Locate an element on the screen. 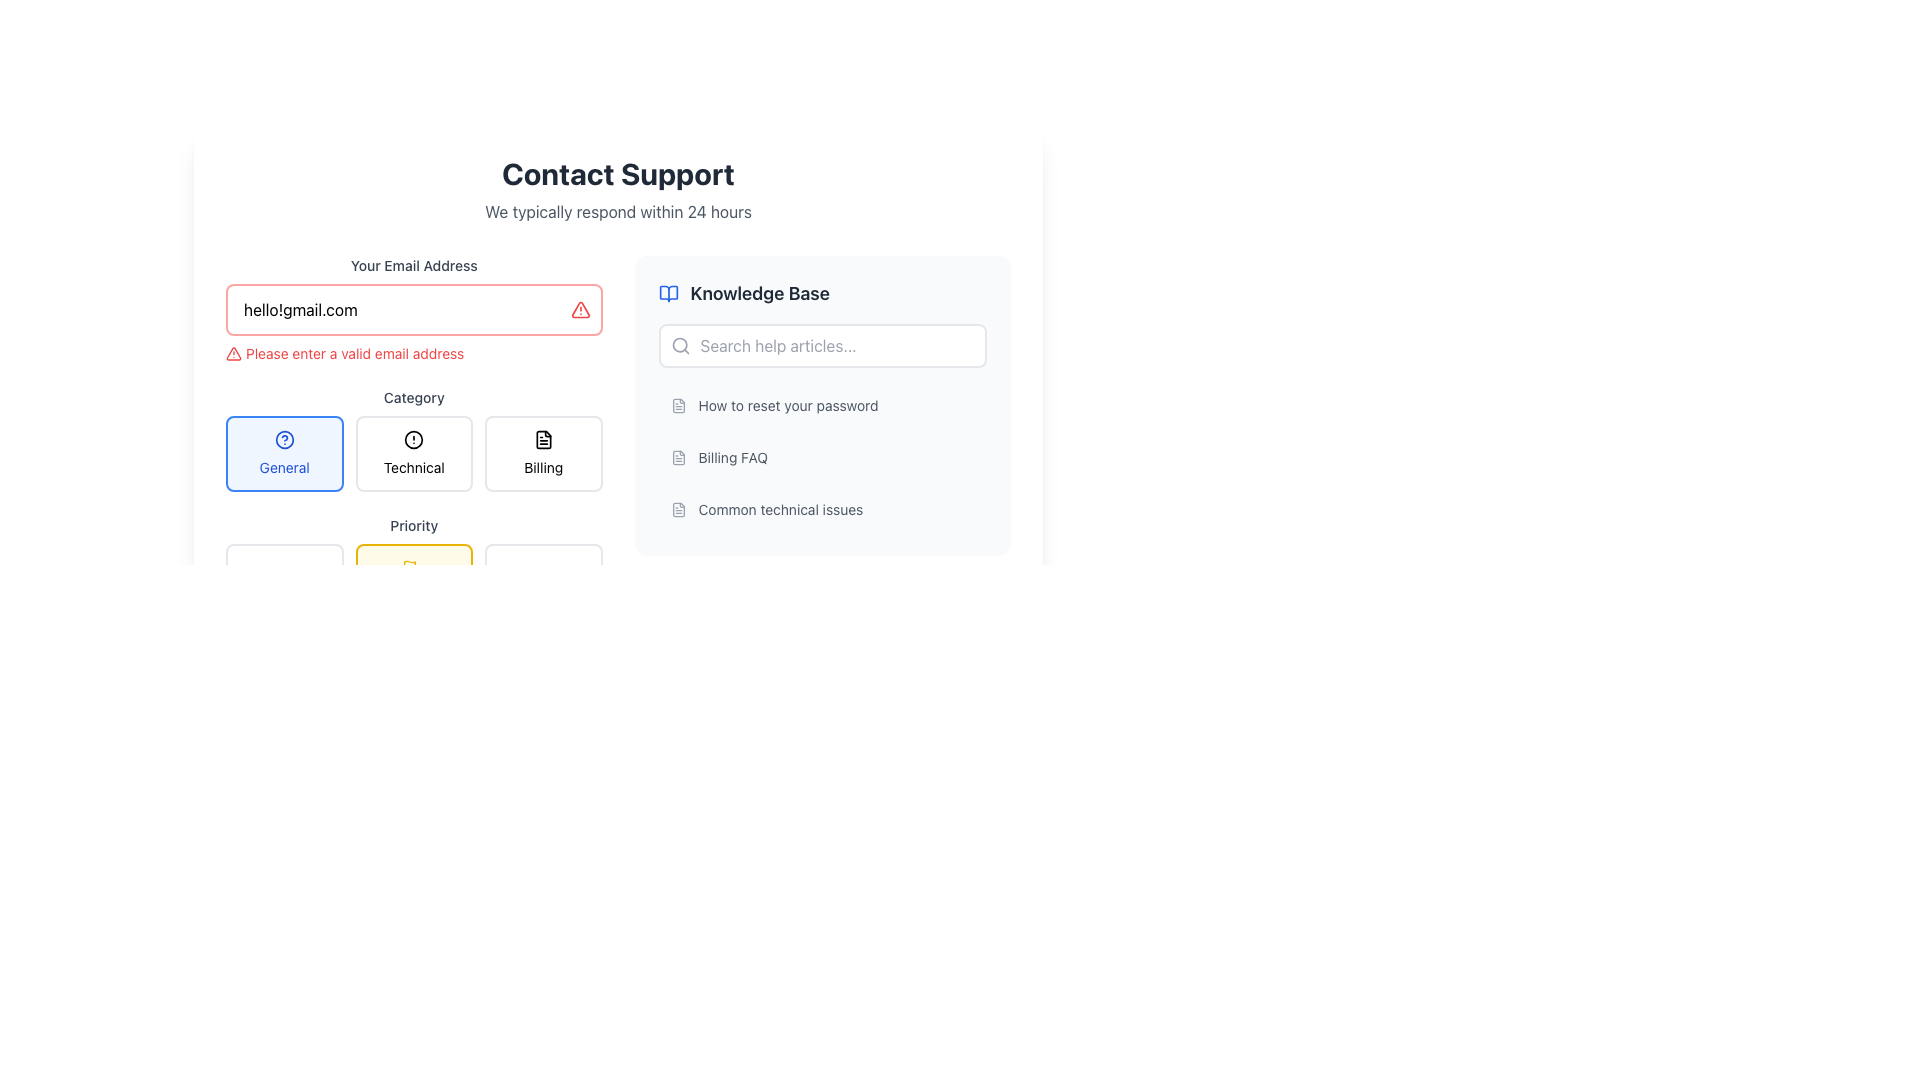 The image size is (1920, 1080). the button labeled 'General' which is a rectangular button with rounded corners, displaying a question mark icon and blue text on a light blue background, located in the top-left corner of the 'Category' section is located at coordinates (283, 454).